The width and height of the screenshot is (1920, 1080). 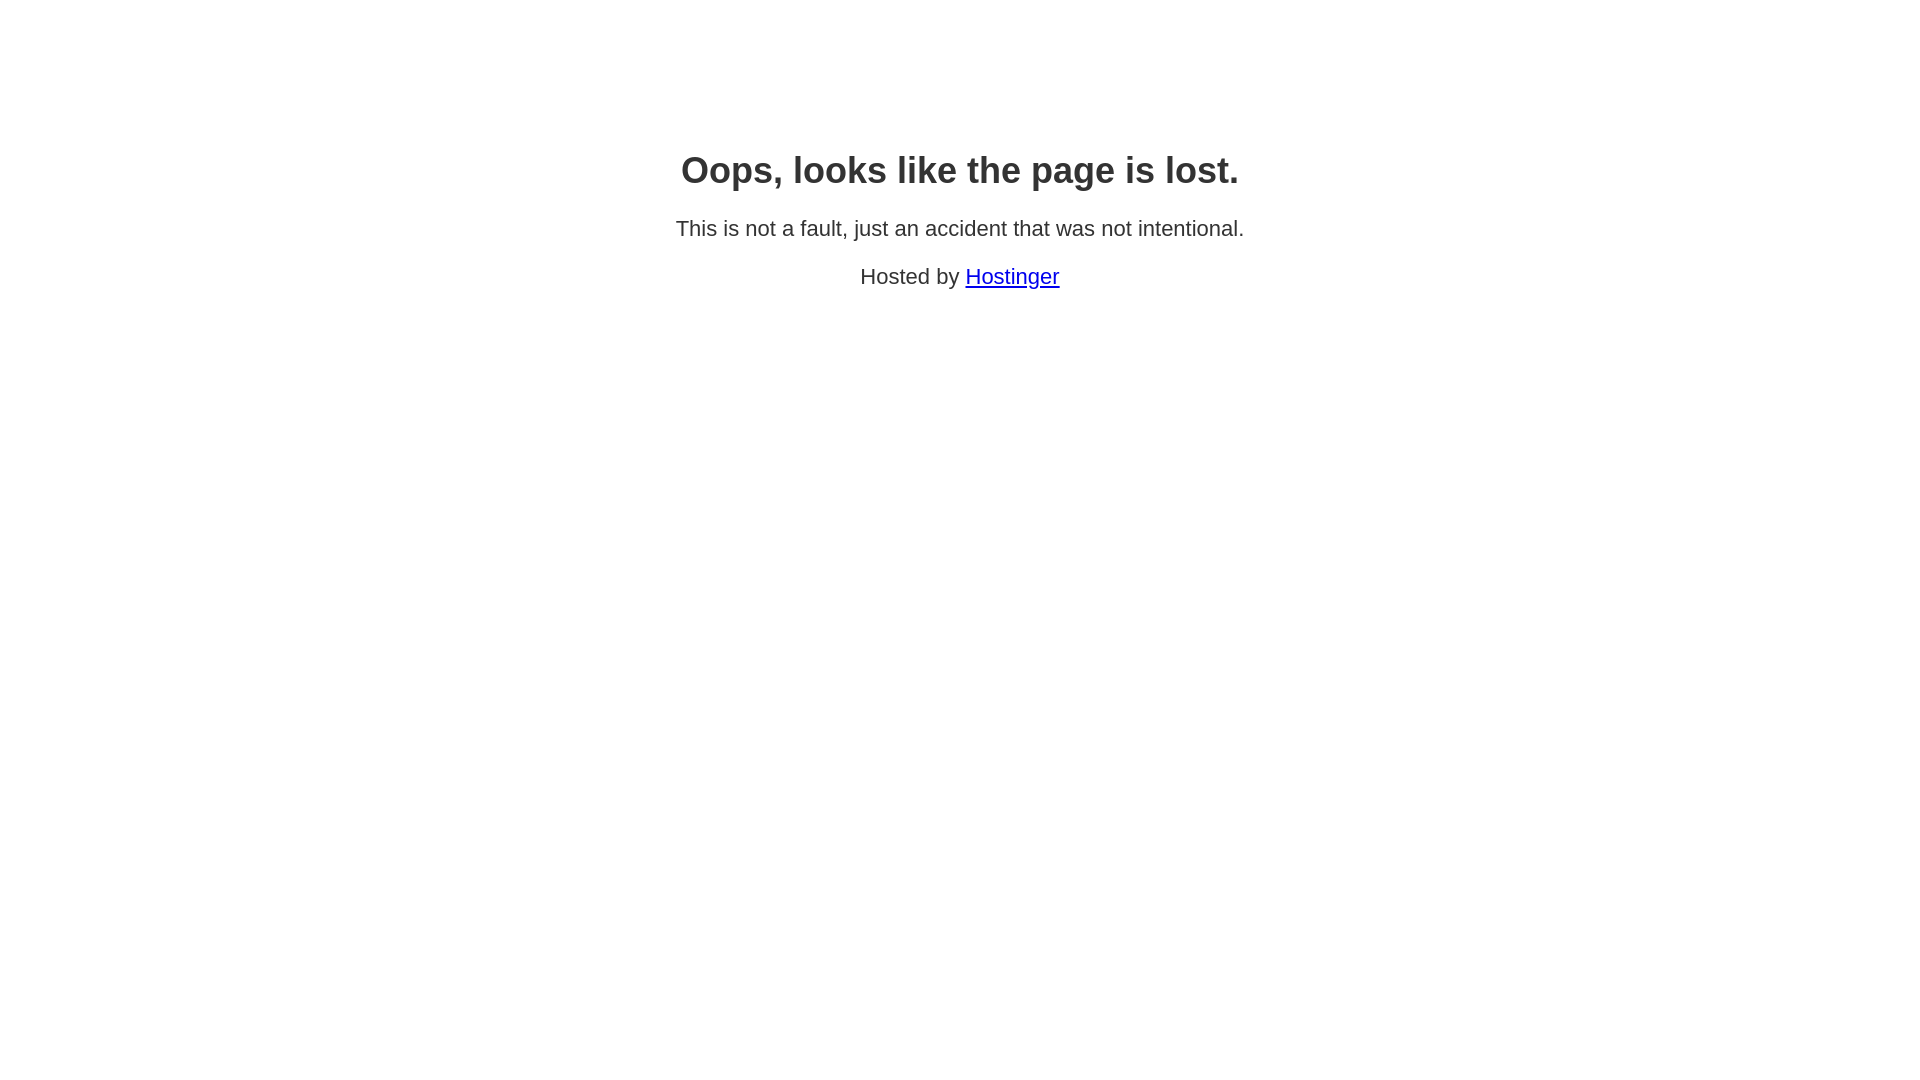 I want to click on 'Hostinger', so click(x=1012, y=276).